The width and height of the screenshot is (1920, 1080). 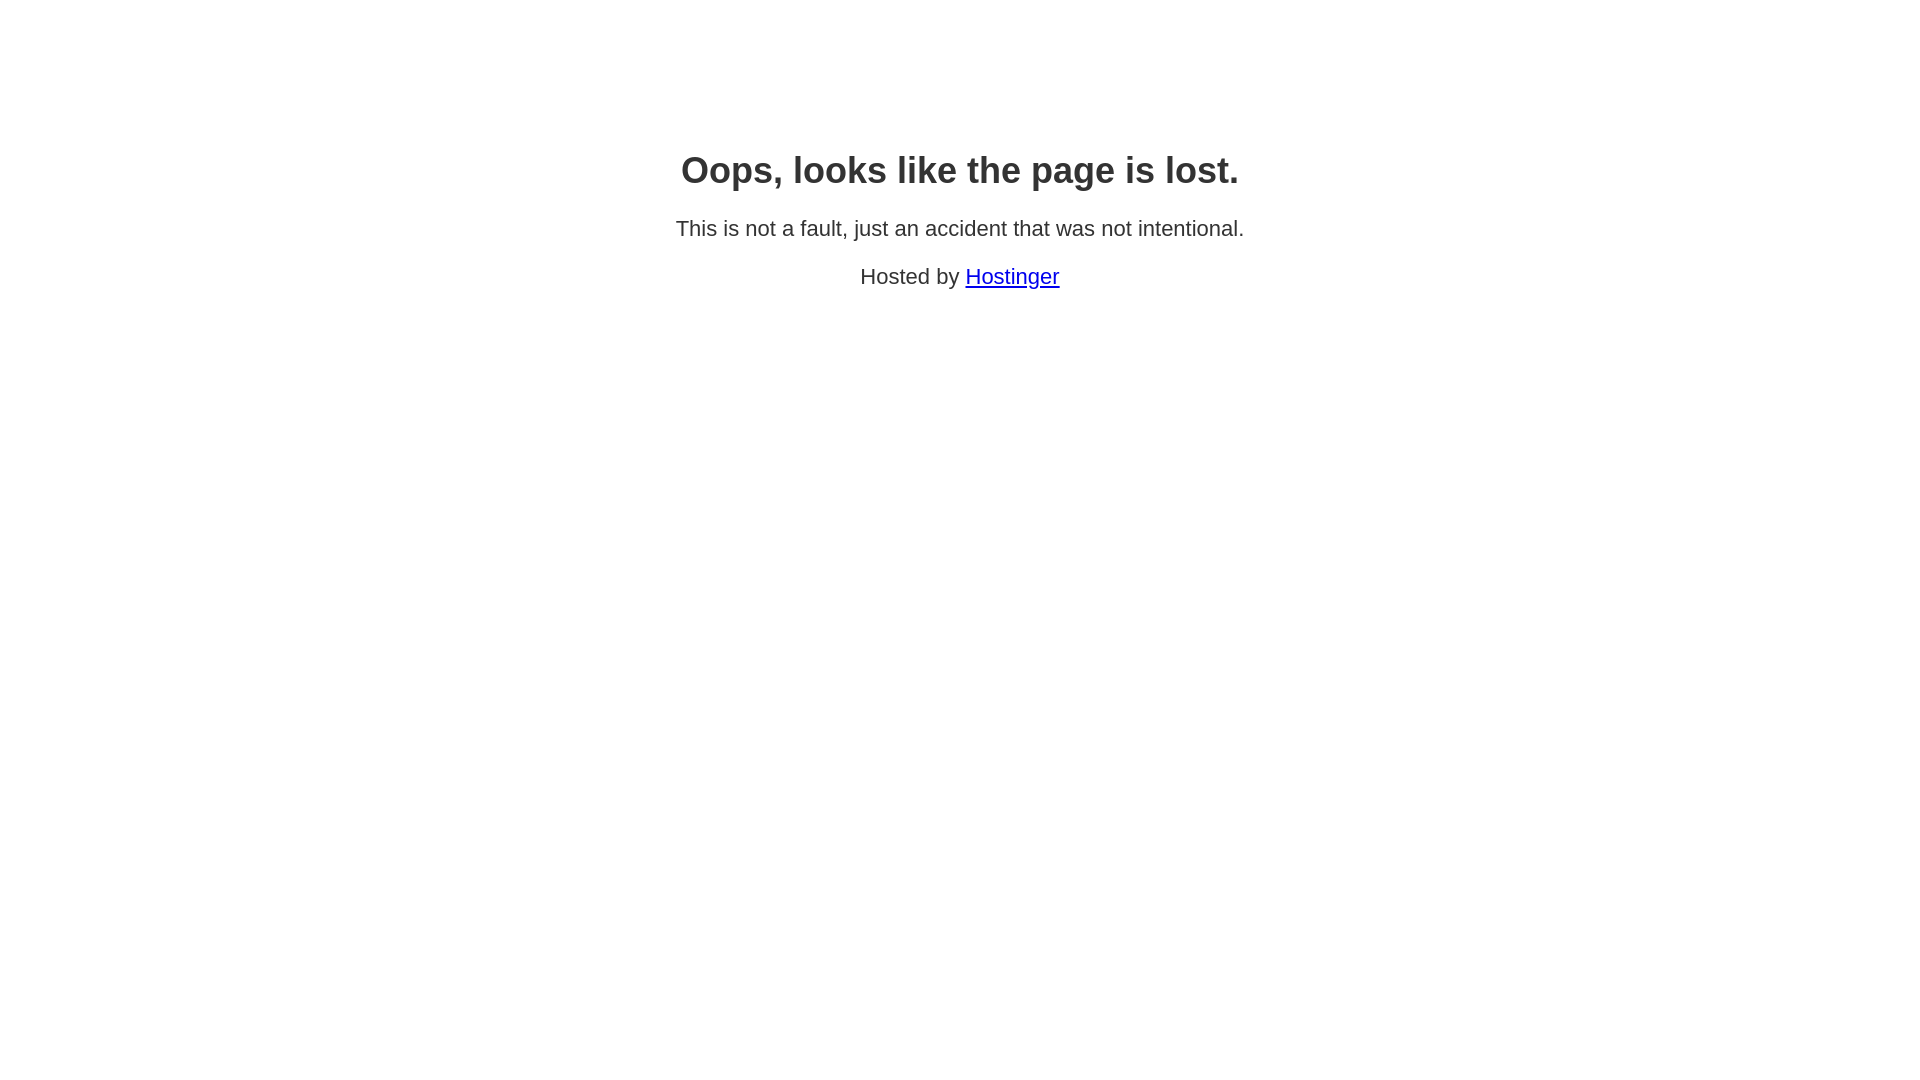 I want to click on 'Hostinger', so click(x=1012, y=276).